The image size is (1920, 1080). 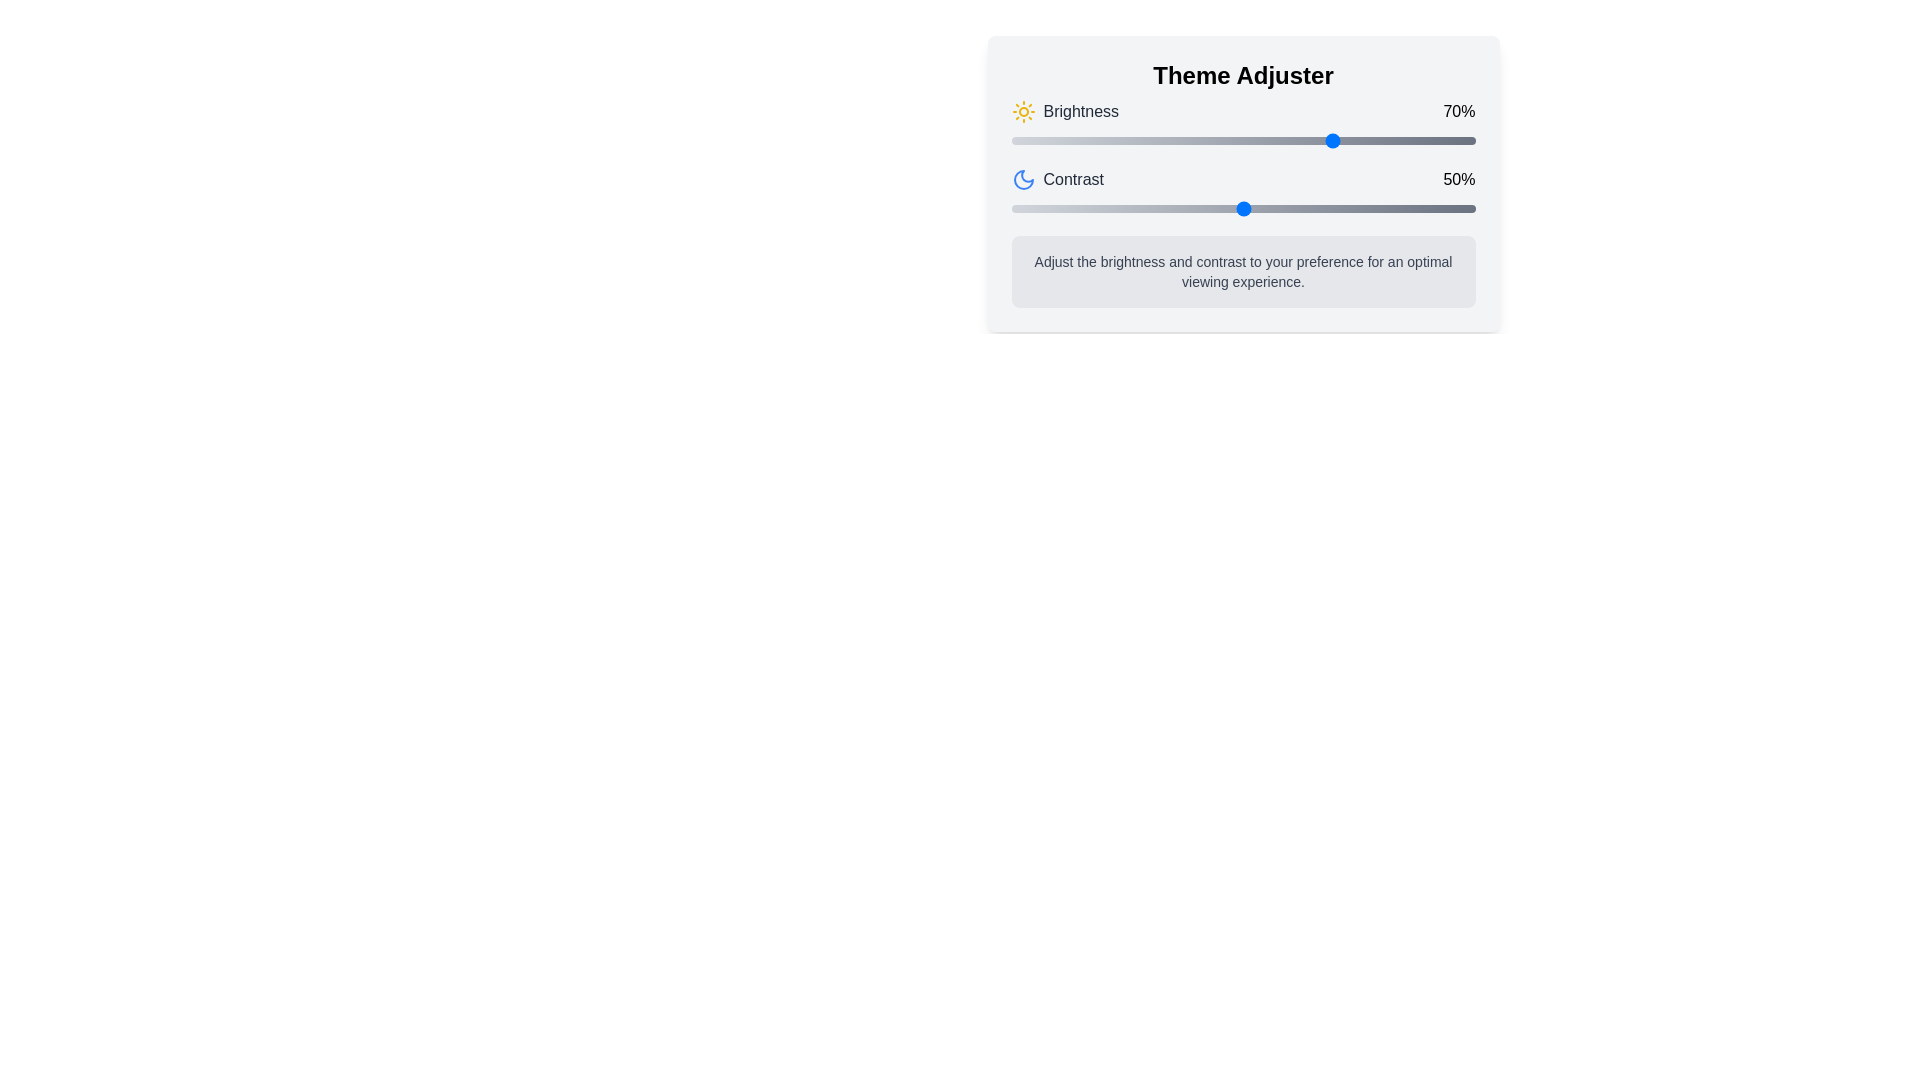 What do you see at coordinates (1386, 208) in the screenshot?
I see `the contrast level` at bounding box center [1386, 208].